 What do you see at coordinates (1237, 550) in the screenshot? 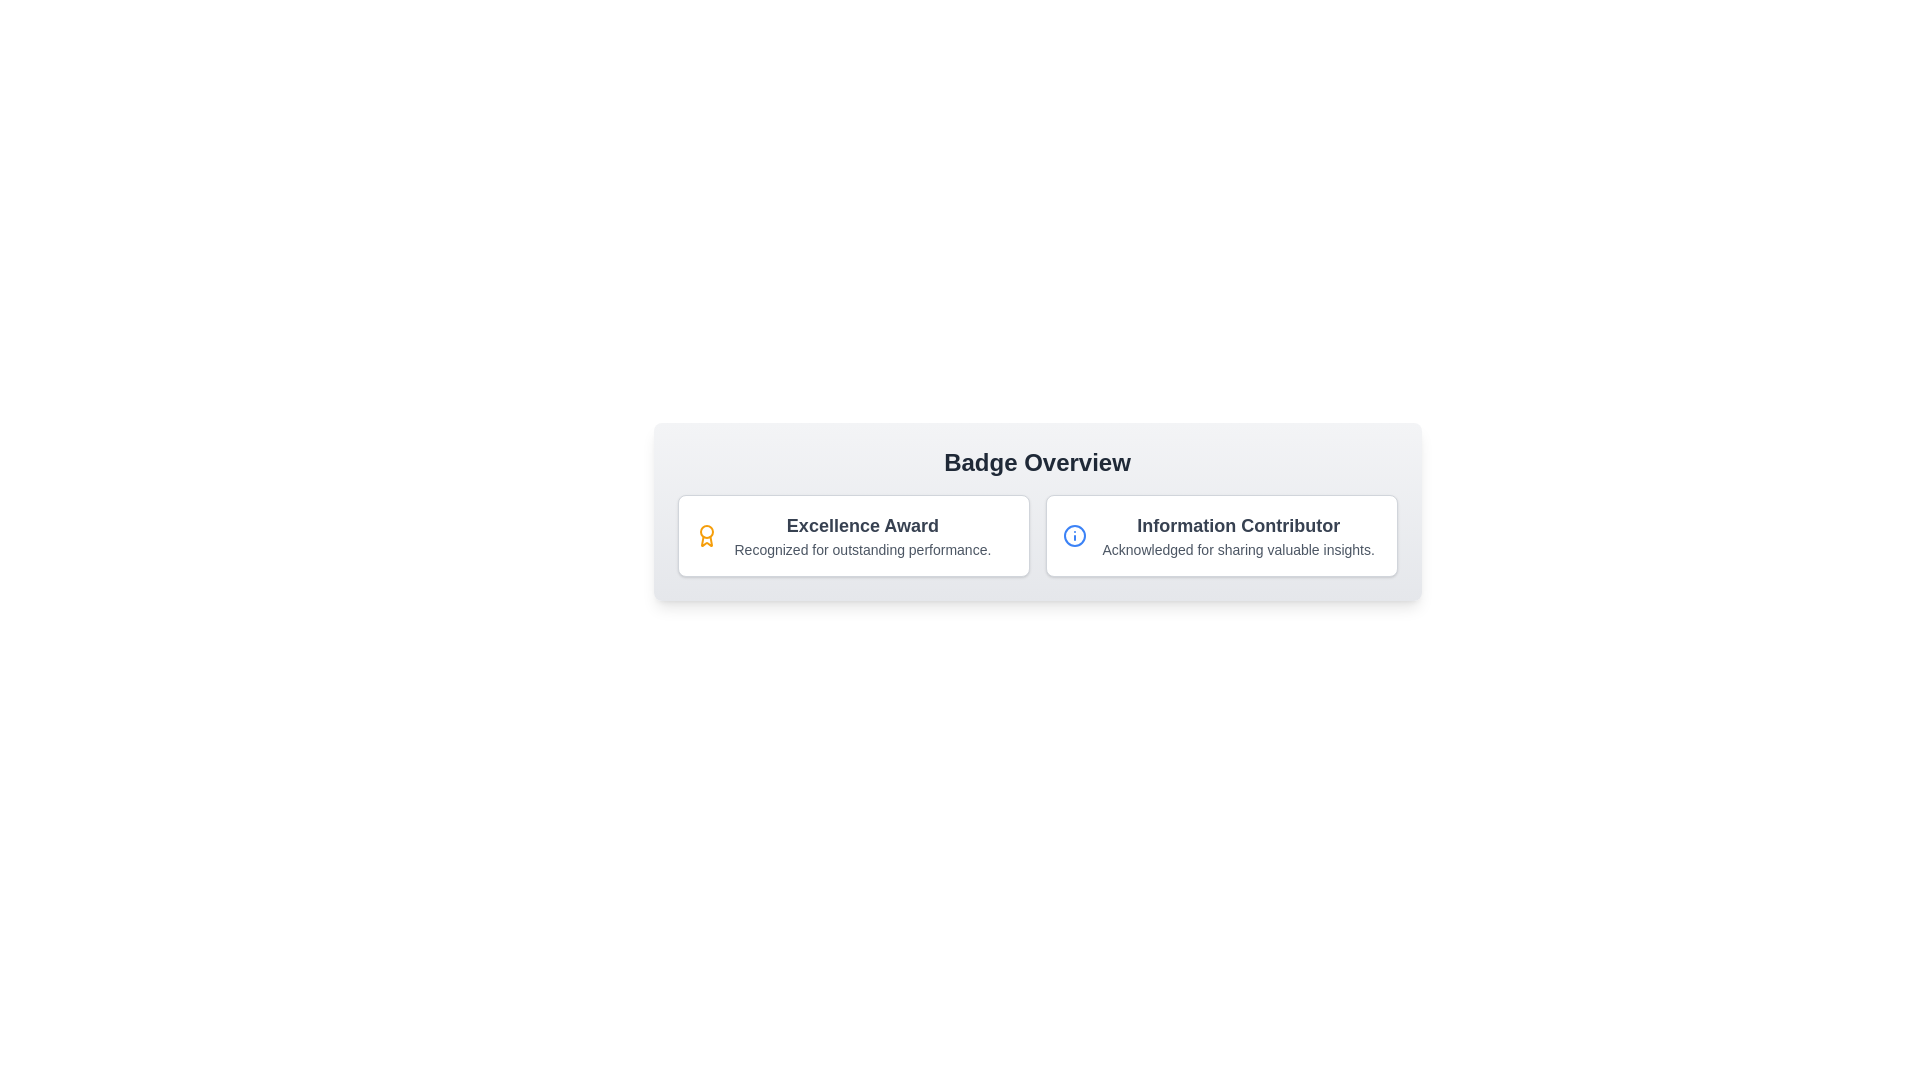
I see `text element that says 'Acknowledged for sharing valuable insights.', which is styled in a smaller font size and gray color, located directly below the 'Information Contributor' label` at bounding box center [1237, 550].